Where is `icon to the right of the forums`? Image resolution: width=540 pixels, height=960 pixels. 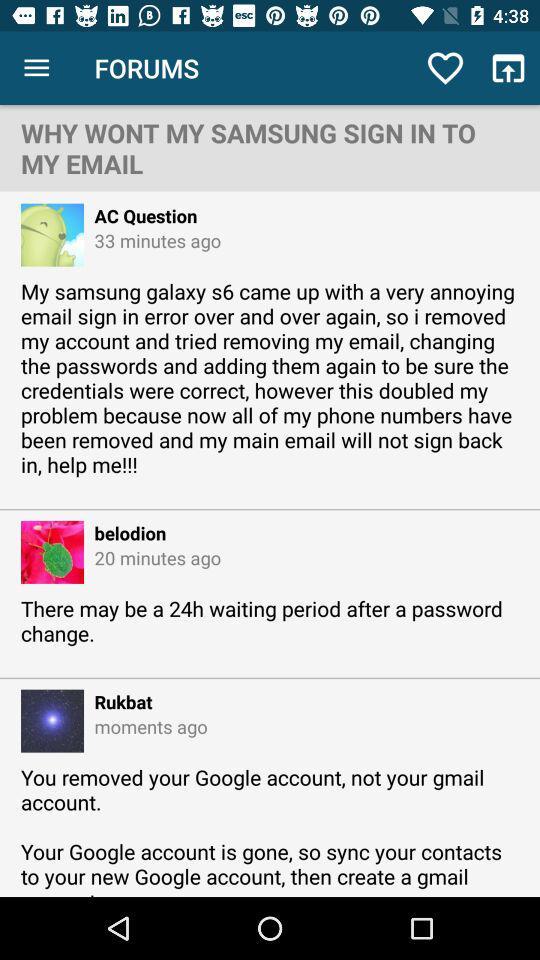
icon to the right of the forums is located at coordinates (445, 68).